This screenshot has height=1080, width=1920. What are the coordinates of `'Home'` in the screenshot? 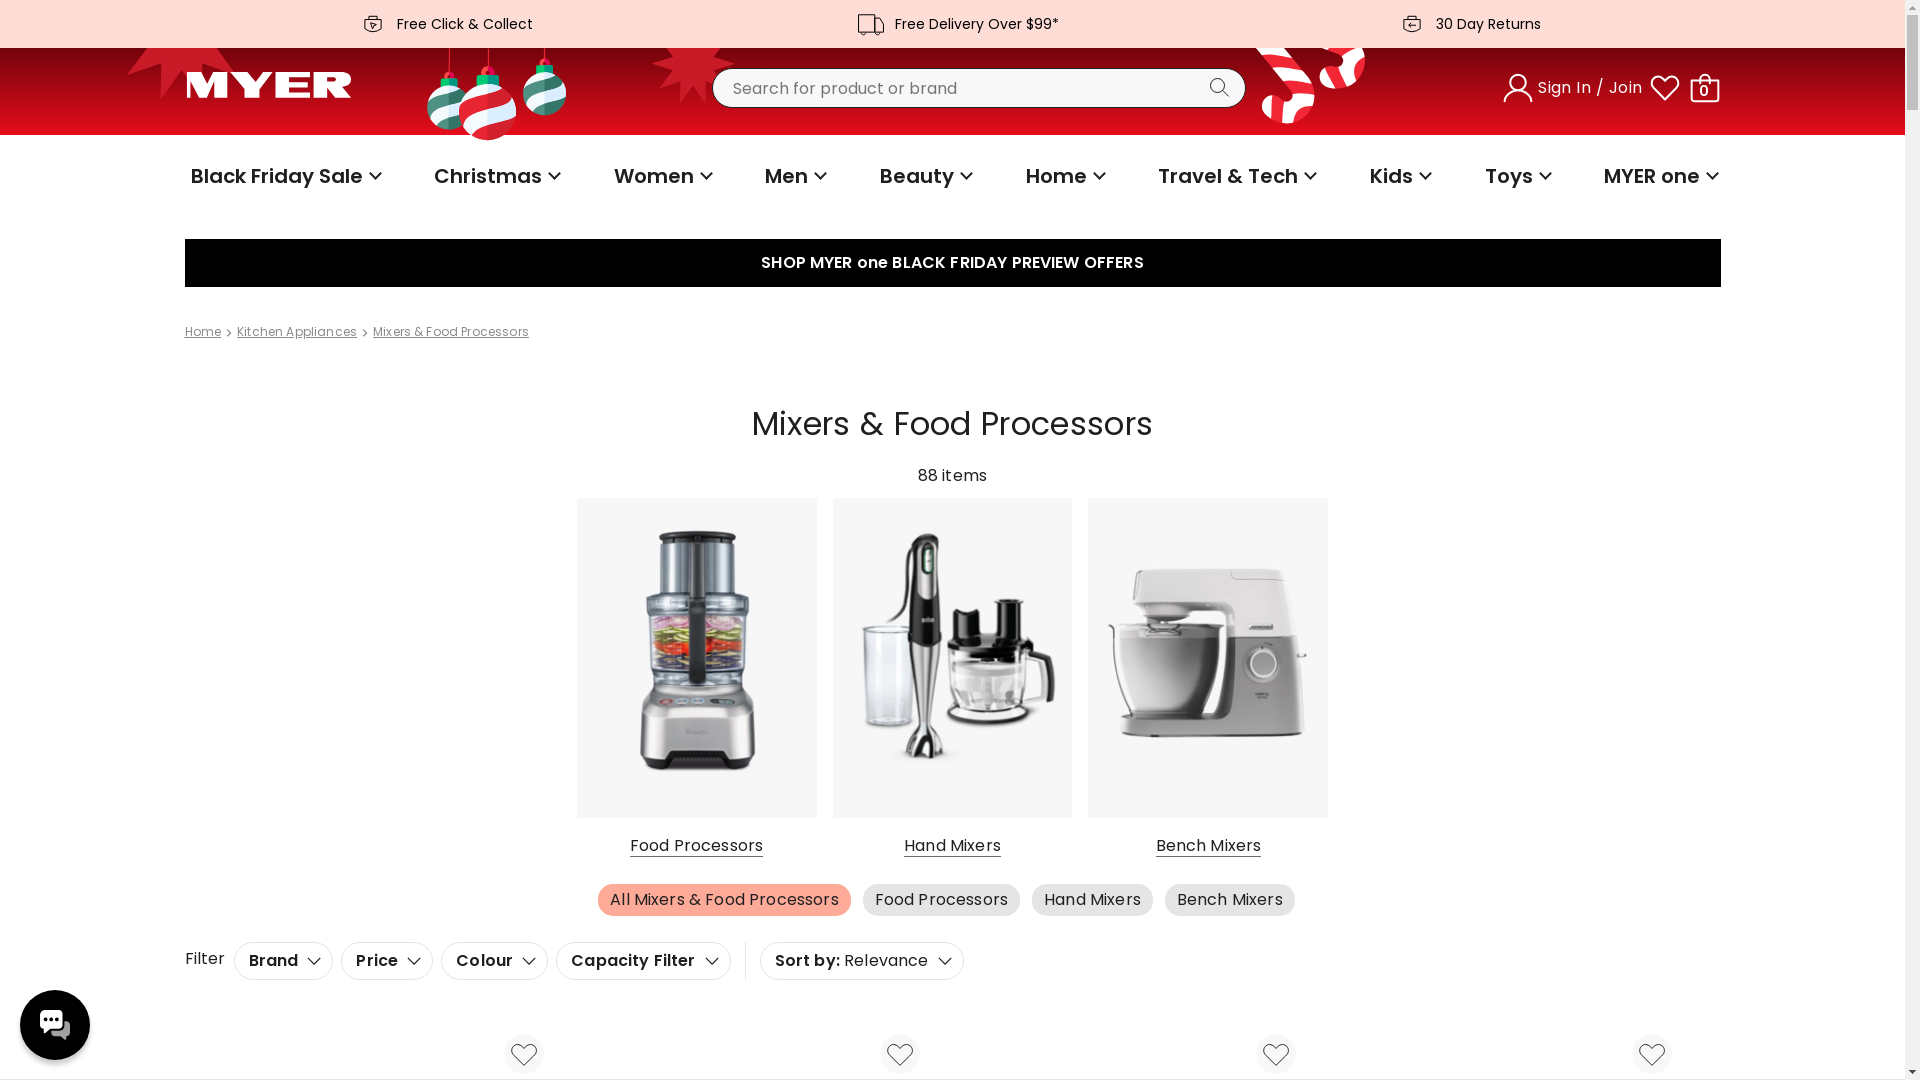 It's located at (202, 330).